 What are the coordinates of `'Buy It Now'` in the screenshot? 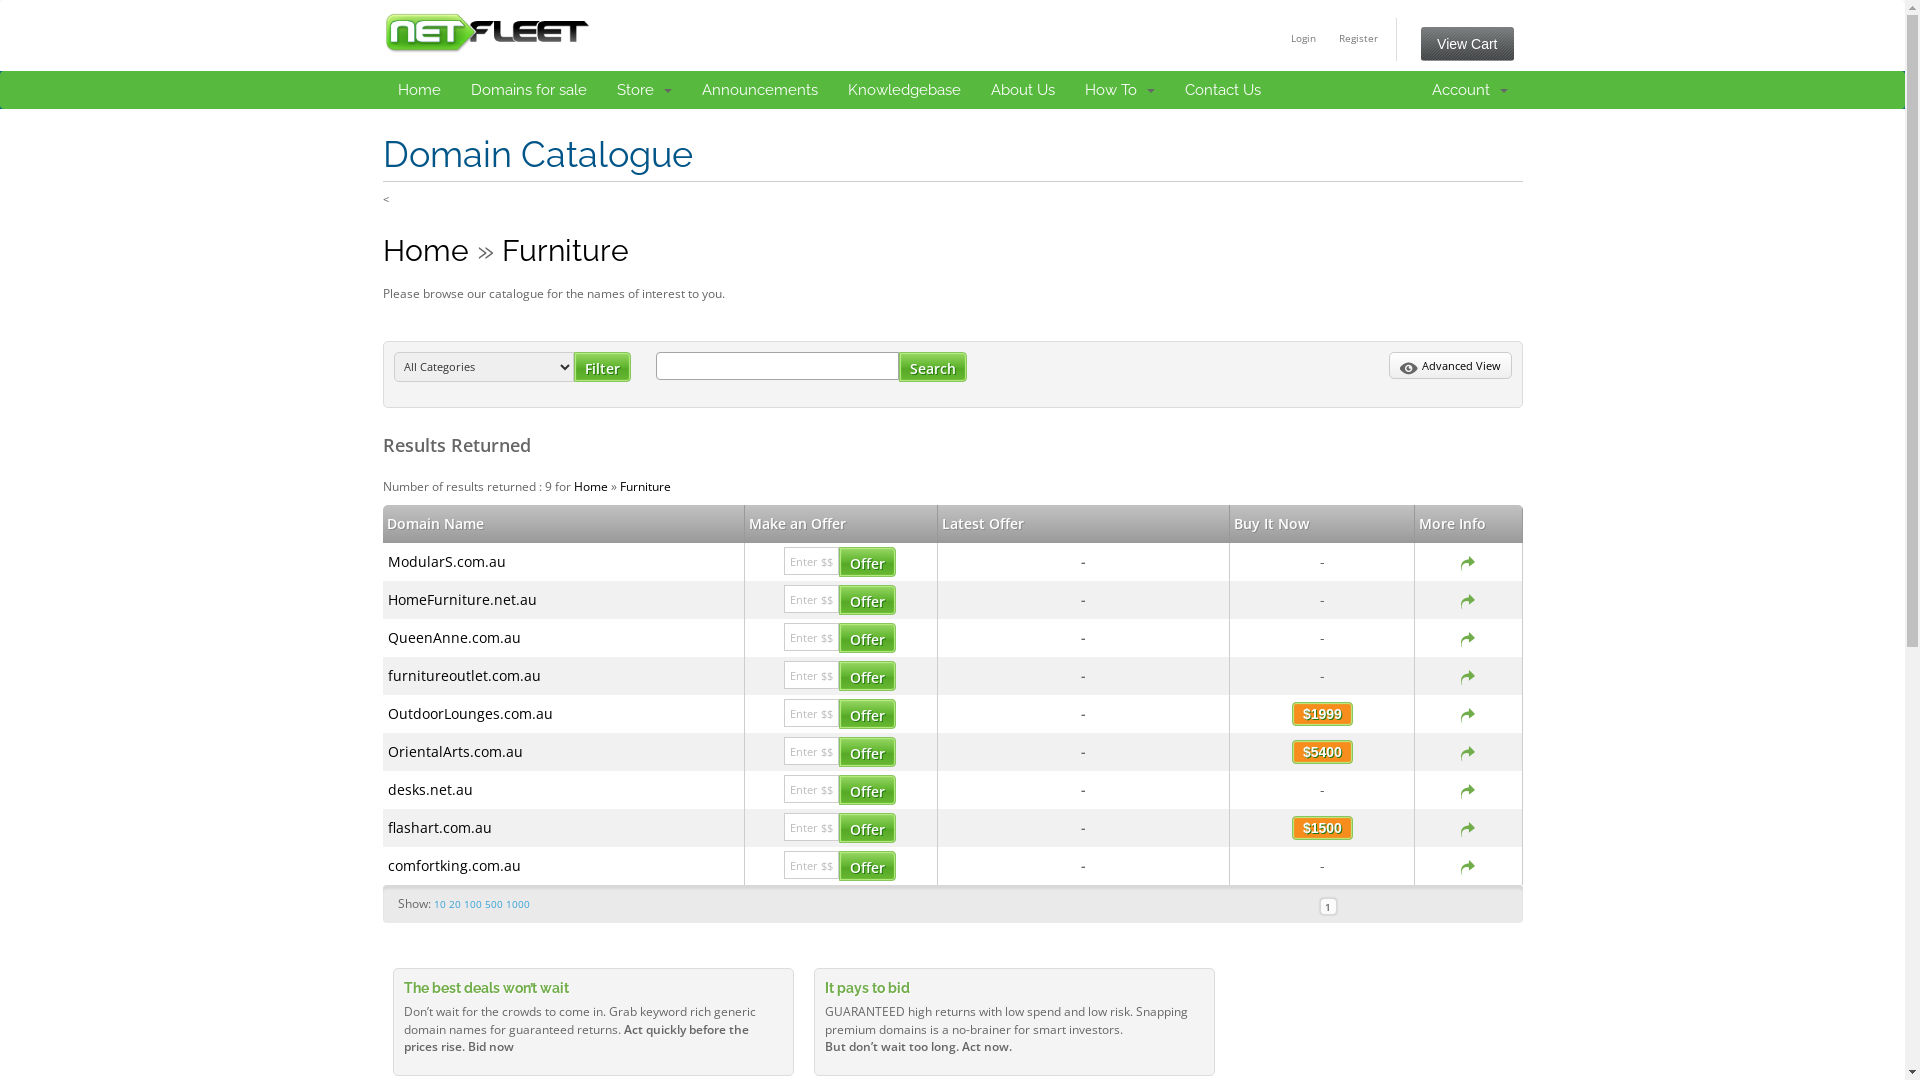 It's located at (1270, 522).